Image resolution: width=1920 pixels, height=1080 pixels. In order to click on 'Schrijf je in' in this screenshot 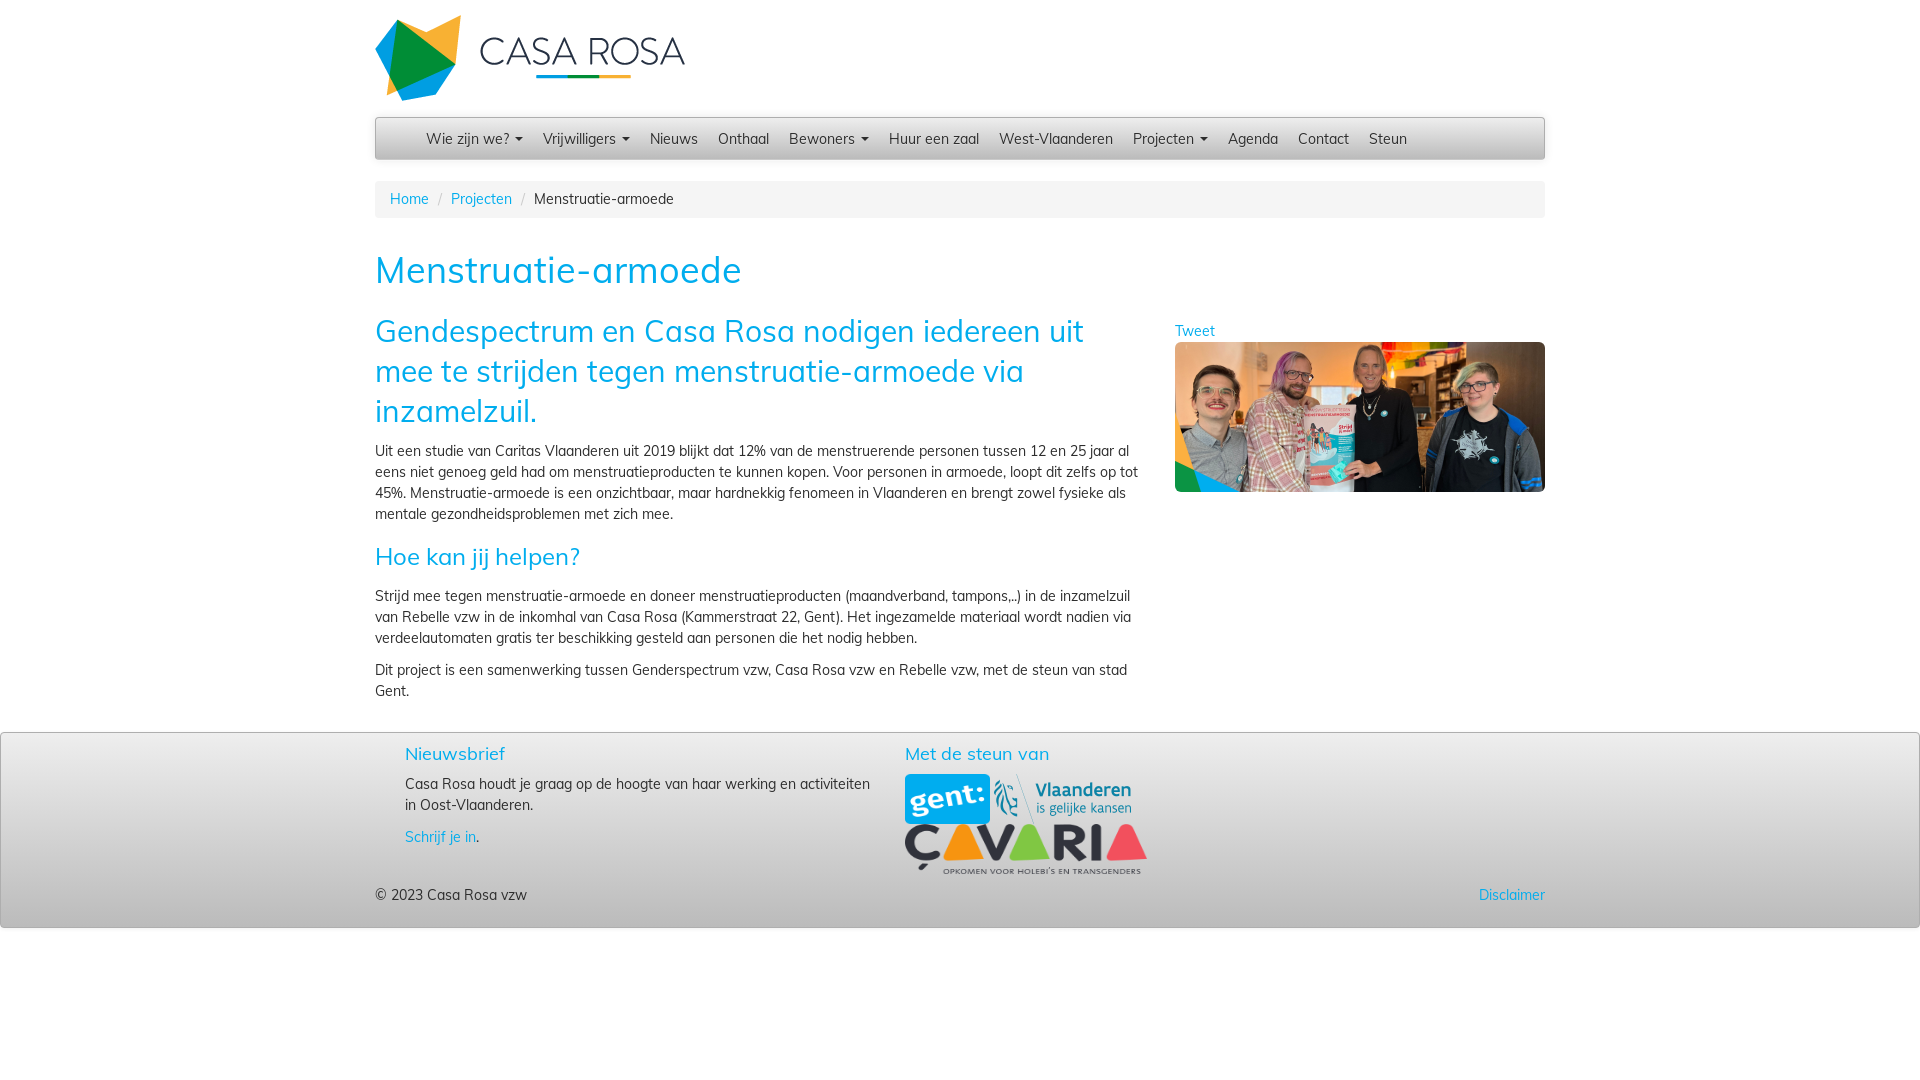, I will do `click(439, 837)`.